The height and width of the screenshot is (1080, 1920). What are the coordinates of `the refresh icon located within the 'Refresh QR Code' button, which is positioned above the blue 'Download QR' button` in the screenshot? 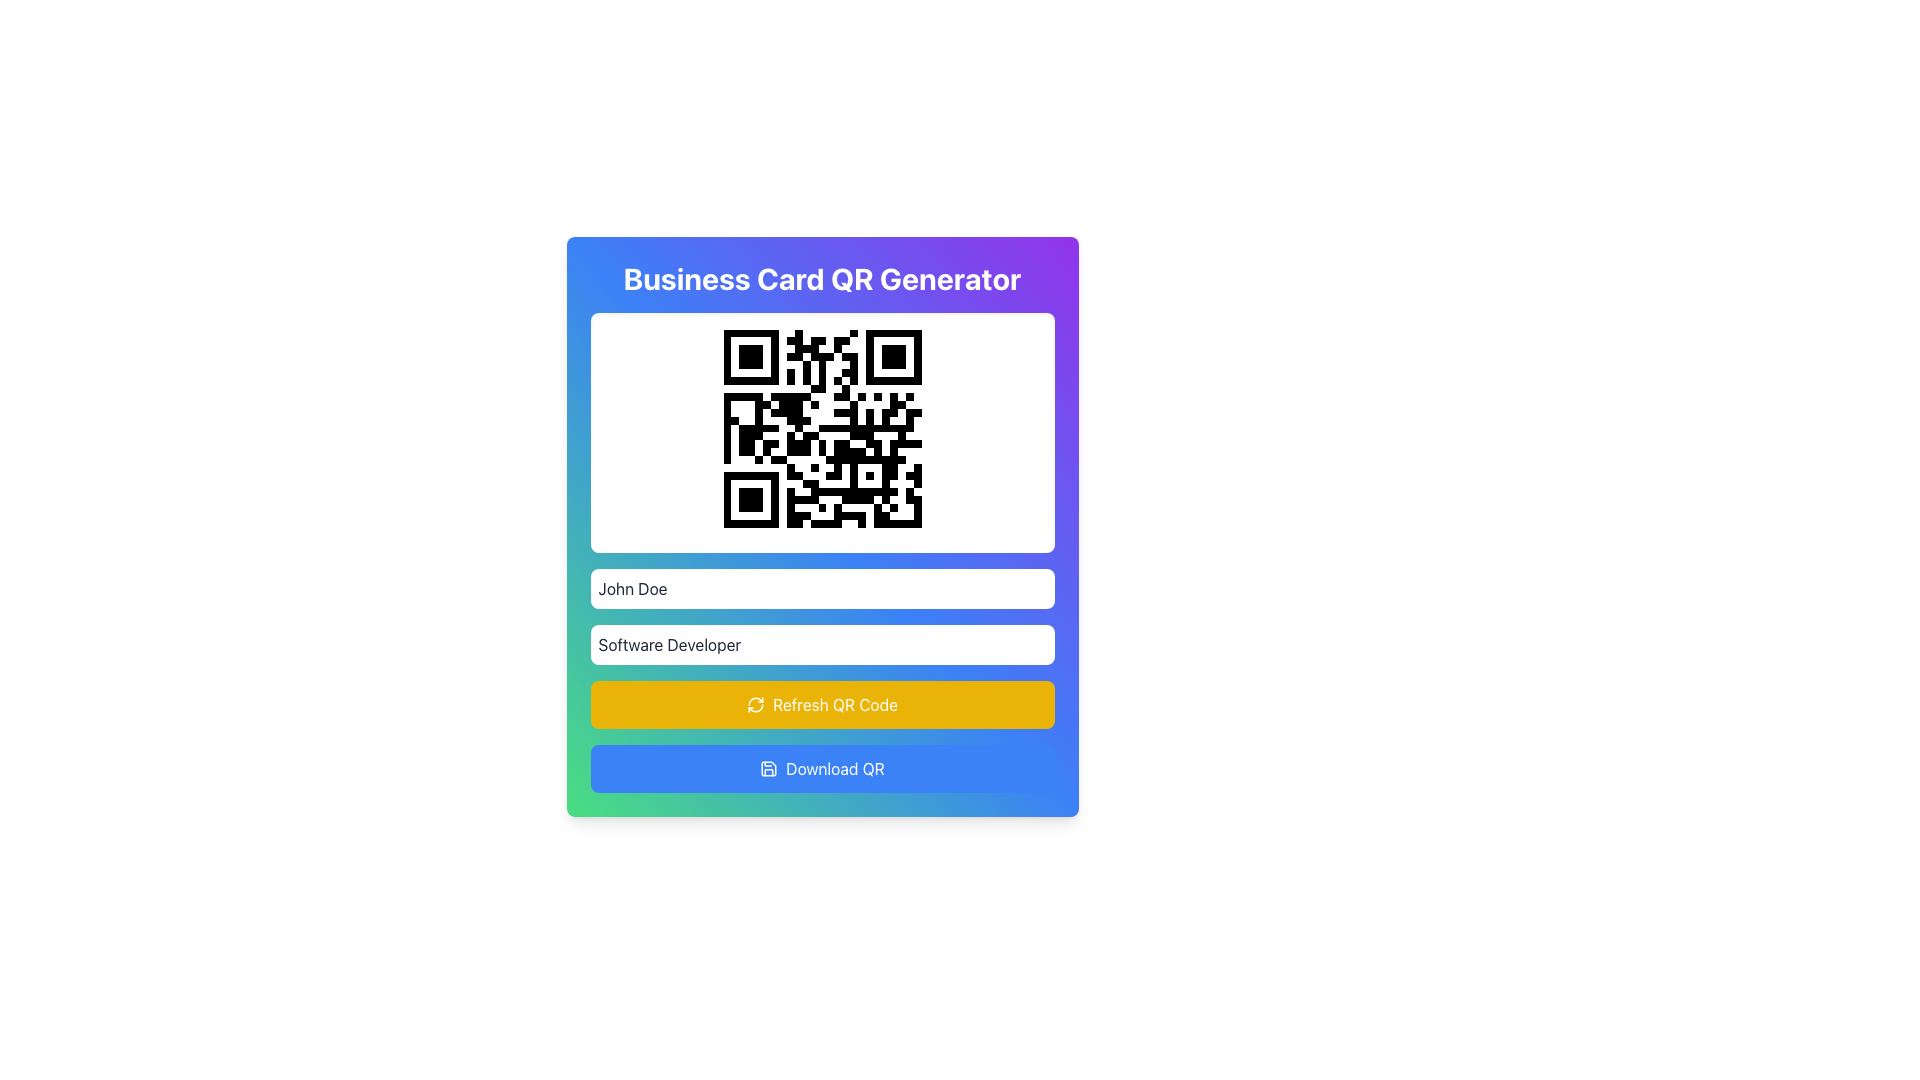 It's located at (755, 704).